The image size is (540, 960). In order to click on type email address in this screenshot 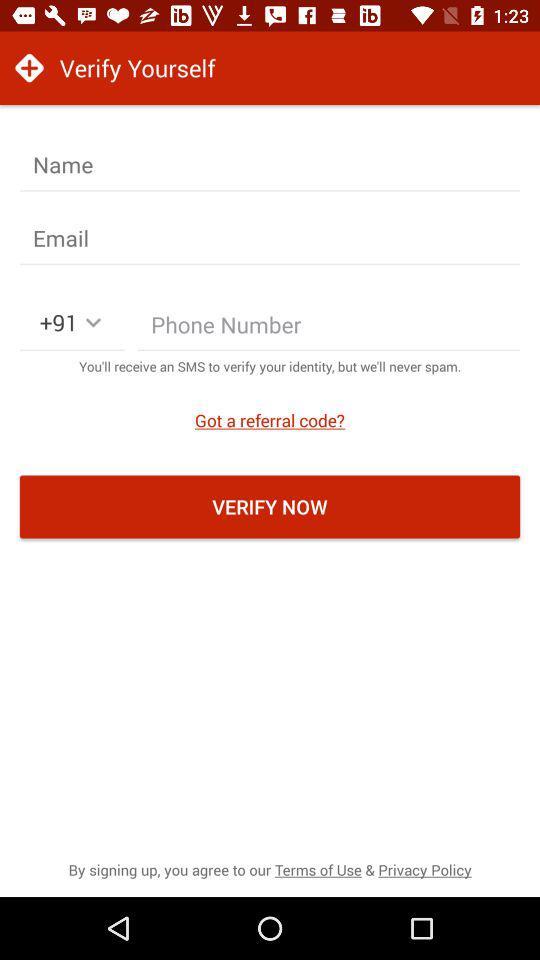, I will do `click(270, 238)`.